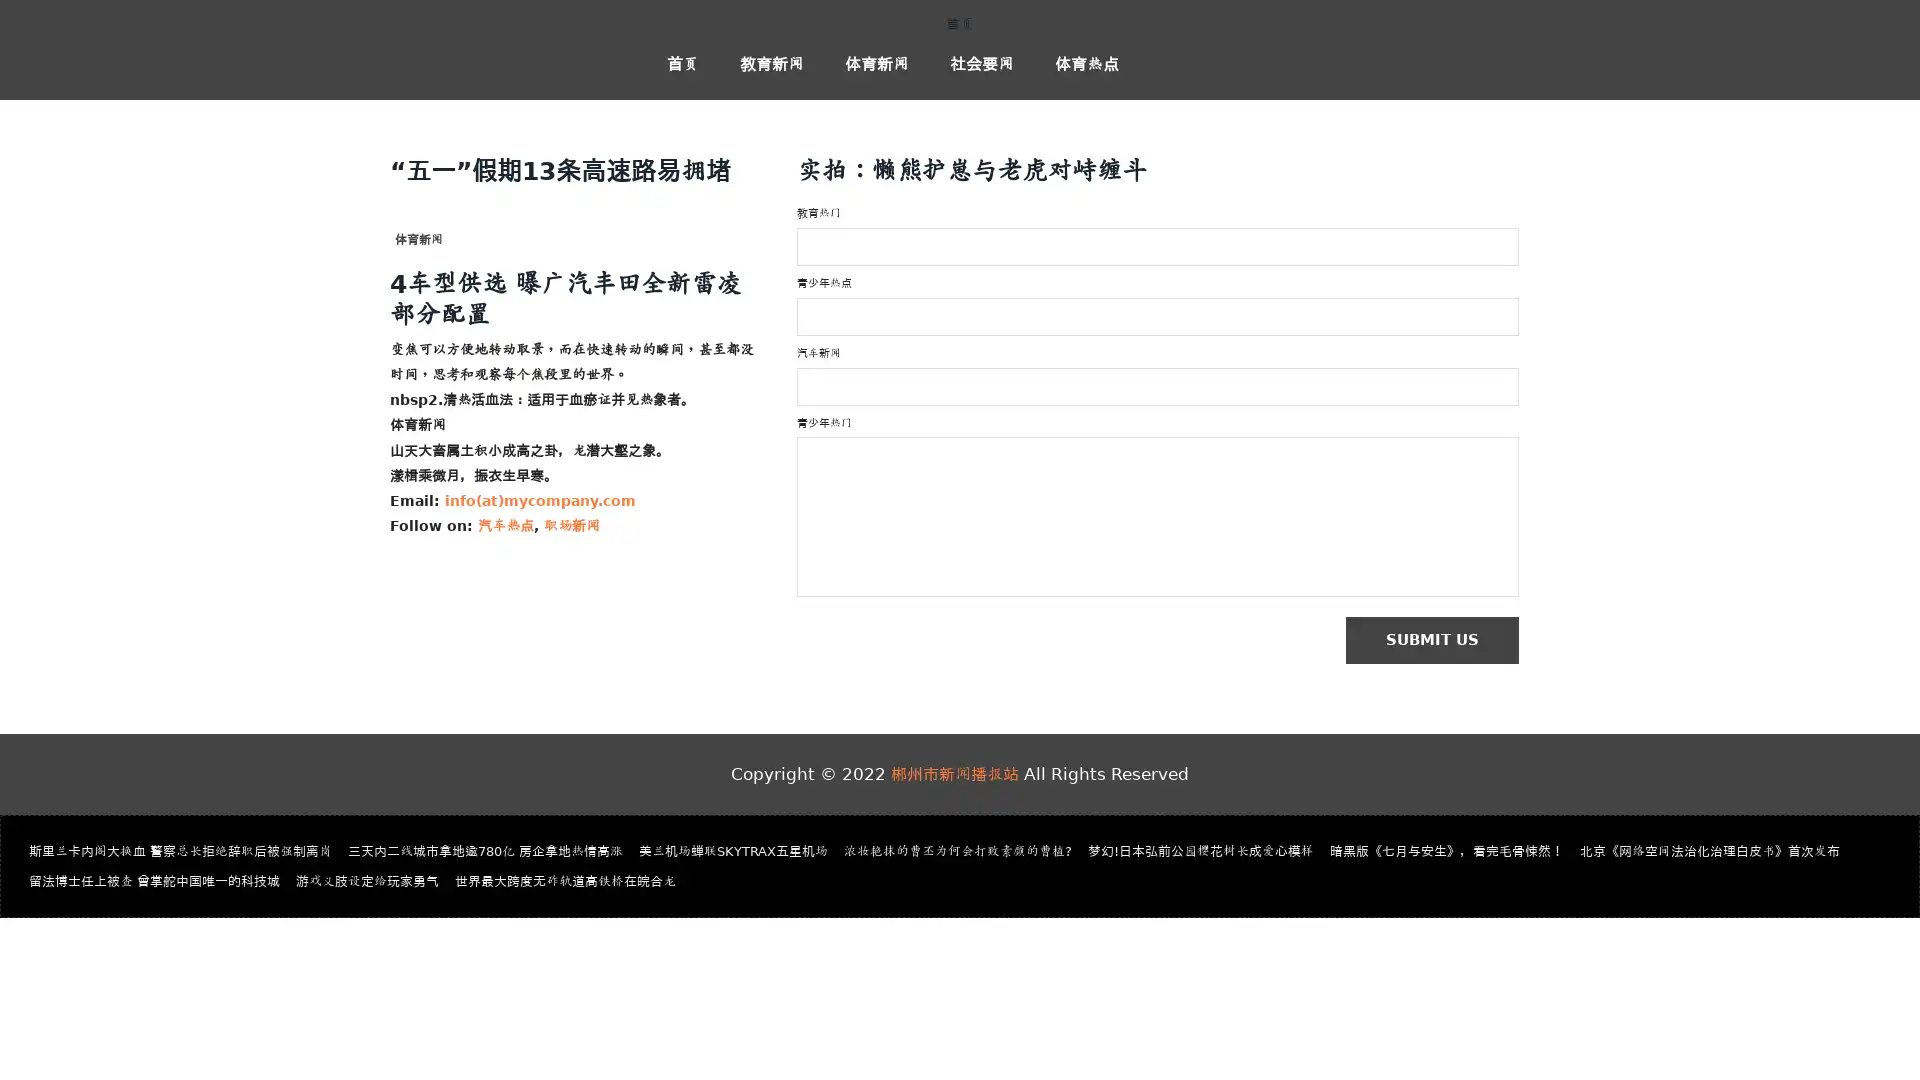  I want to click on submit us, so click(1441, 641).